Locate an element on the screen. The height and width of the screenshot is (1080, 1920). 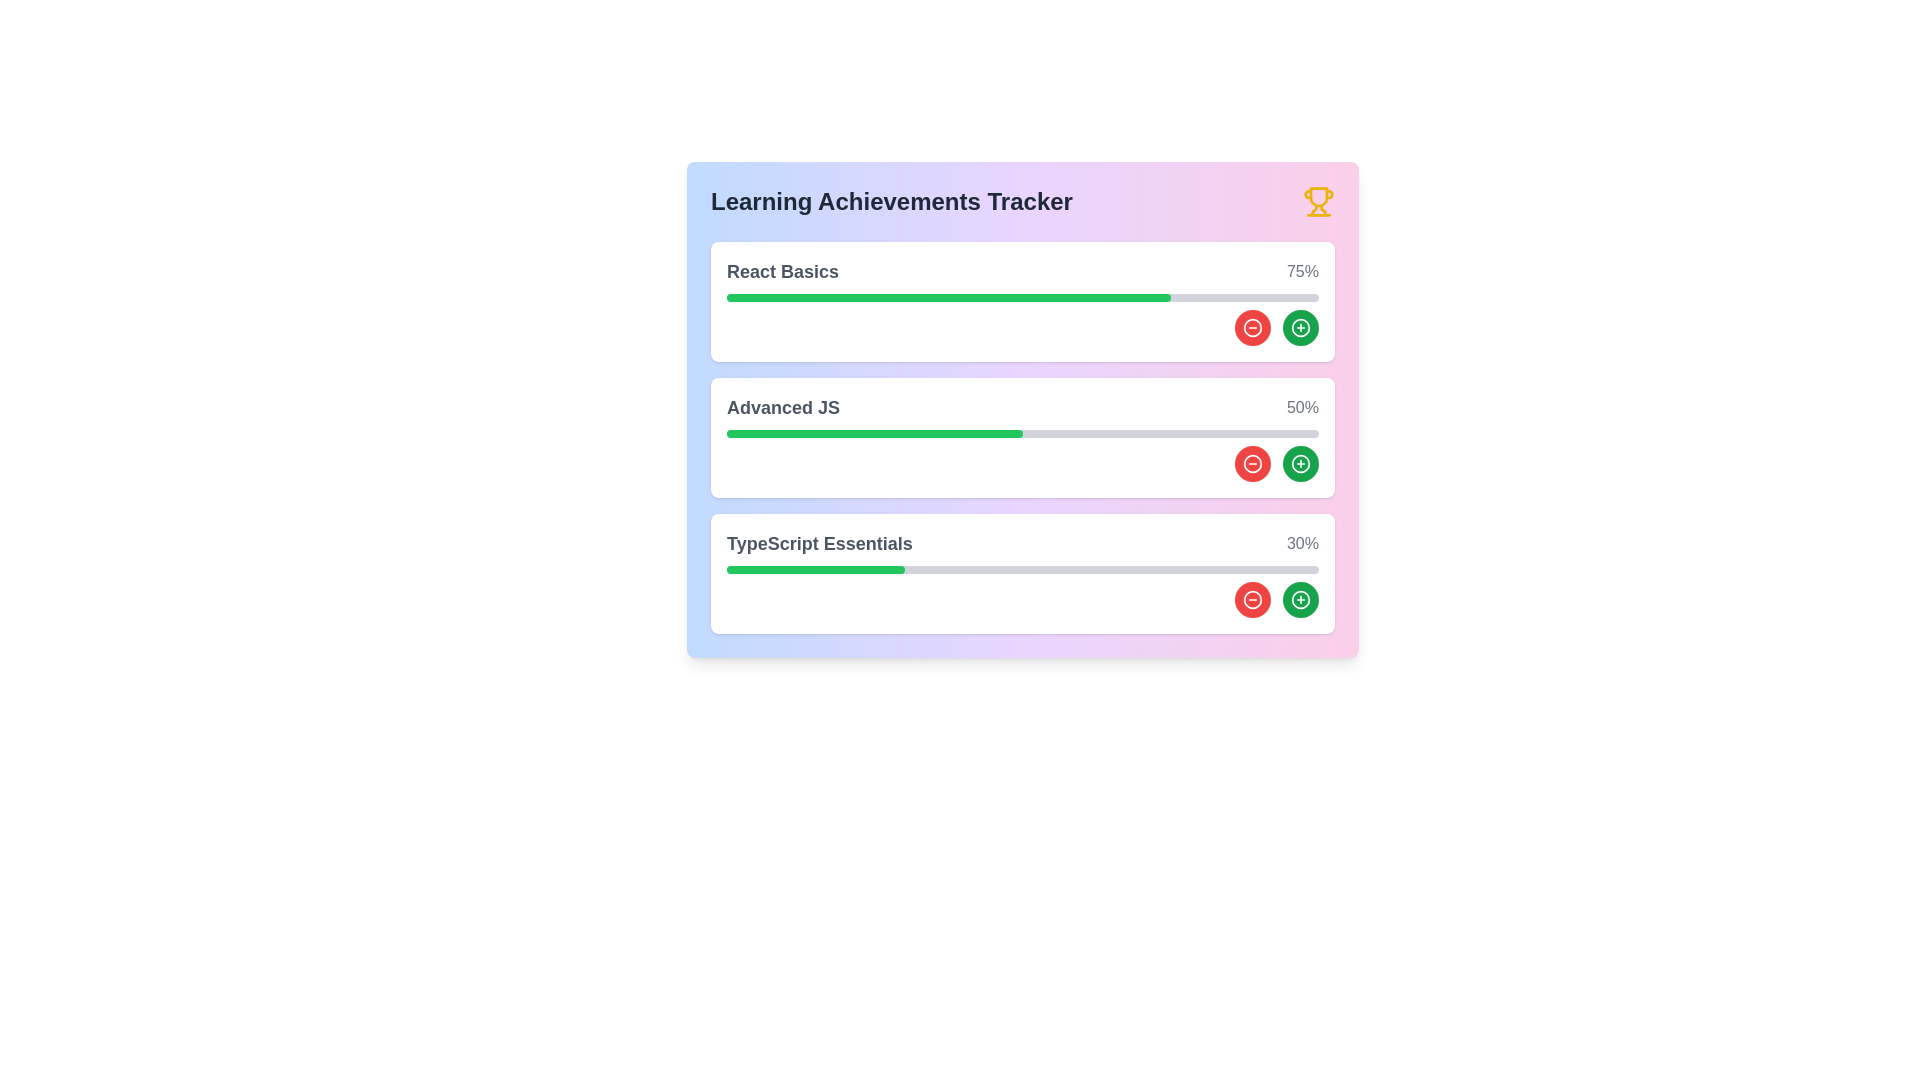
the progress label indicating 'React Basics', which is located to the right of the section's title is located at coordinates (1302, 272).